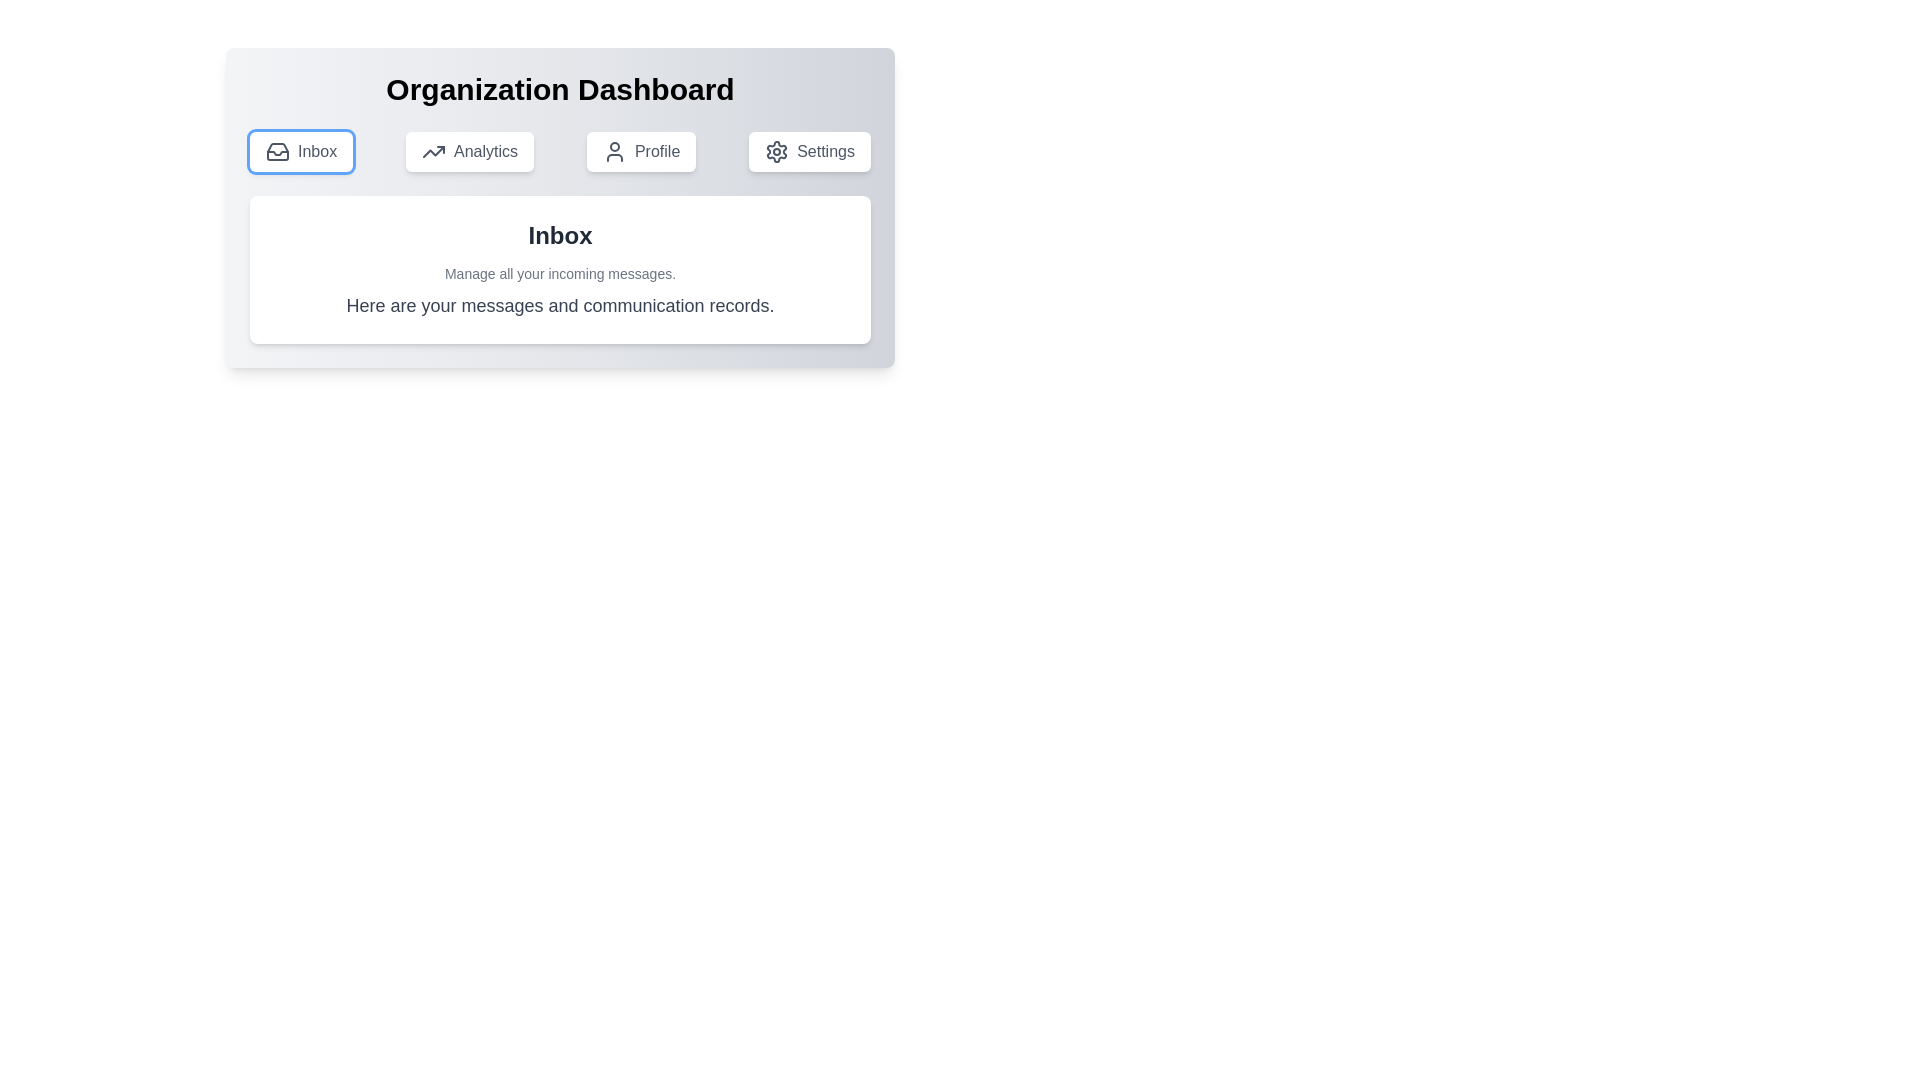 The image size is (1920, 1080). What do you see at coordinates (613, 150) in the screenshot?
I see `the user icon within the 'Profile' button, which is located in the top row of the user interface, to the right of the 'Analytics' button and to the left of the 'Settings' button` at bounding box center [613, 150].